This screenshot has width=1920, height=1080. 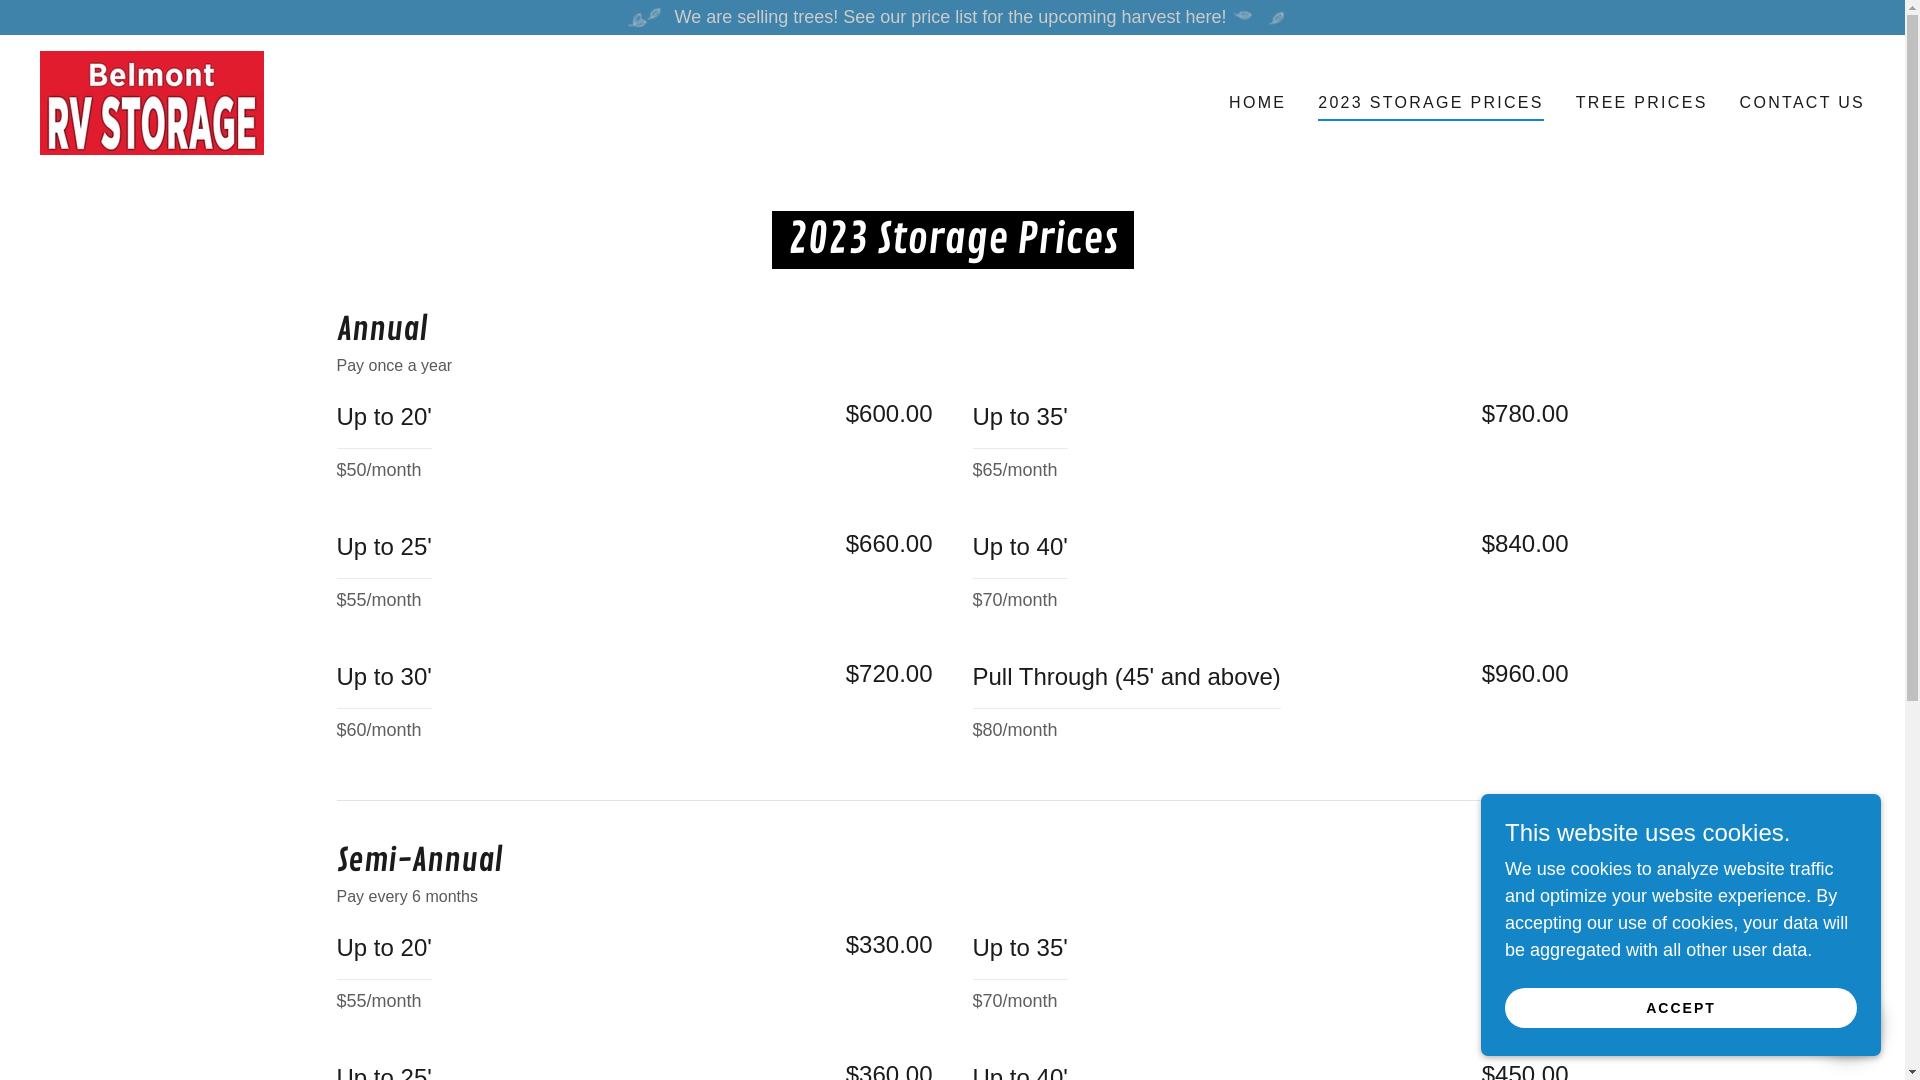 What do you see at coordinates (1222, 103) in the screenshot?
I see `'HOME'` at bounding box center [1222, 103].